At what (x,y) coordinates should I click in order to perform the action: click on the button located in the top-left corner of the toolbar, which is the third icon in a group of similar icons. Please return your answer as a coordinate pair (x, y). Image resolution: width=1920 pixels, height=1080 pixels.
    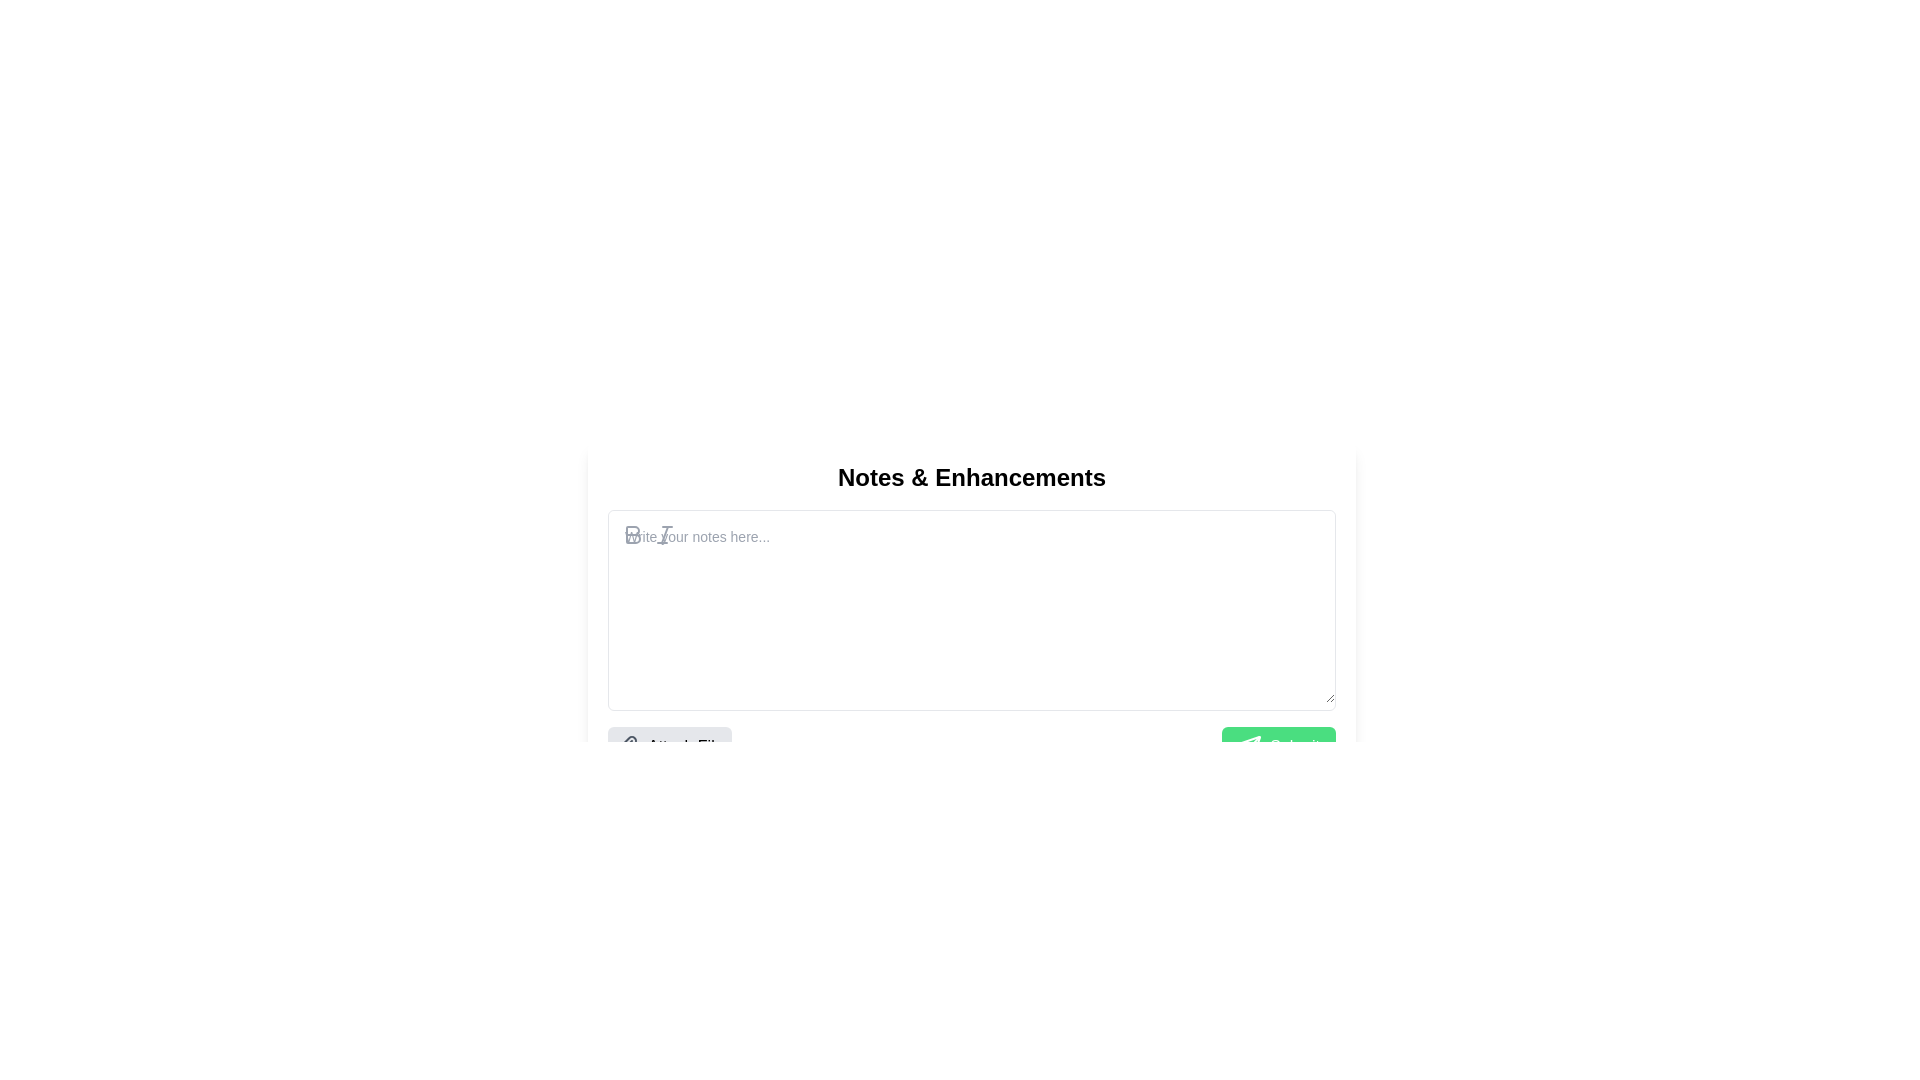
    Looking at the image, I should click on (665, 534).